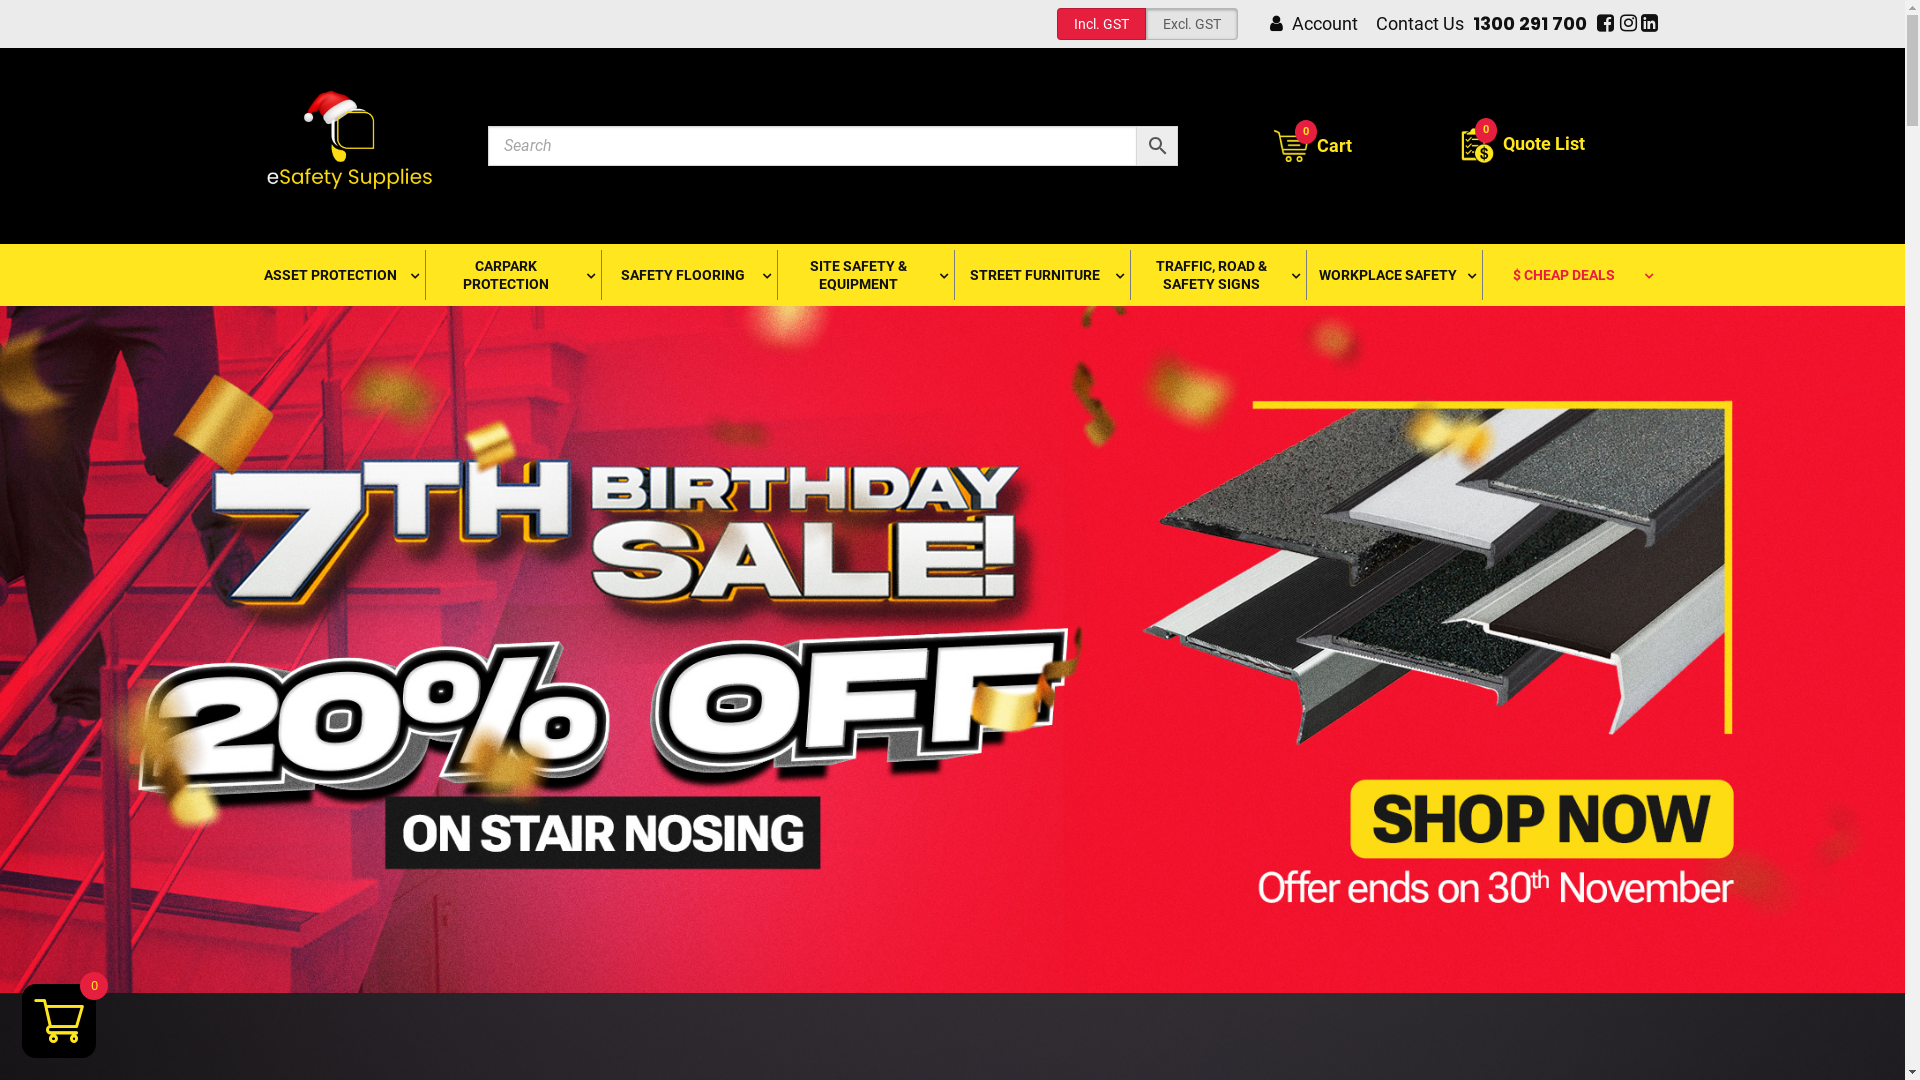  Describe the element at coordinates (1568, 274) in the screenshot. I see `'$ CHEAP DEALS'` at that location.